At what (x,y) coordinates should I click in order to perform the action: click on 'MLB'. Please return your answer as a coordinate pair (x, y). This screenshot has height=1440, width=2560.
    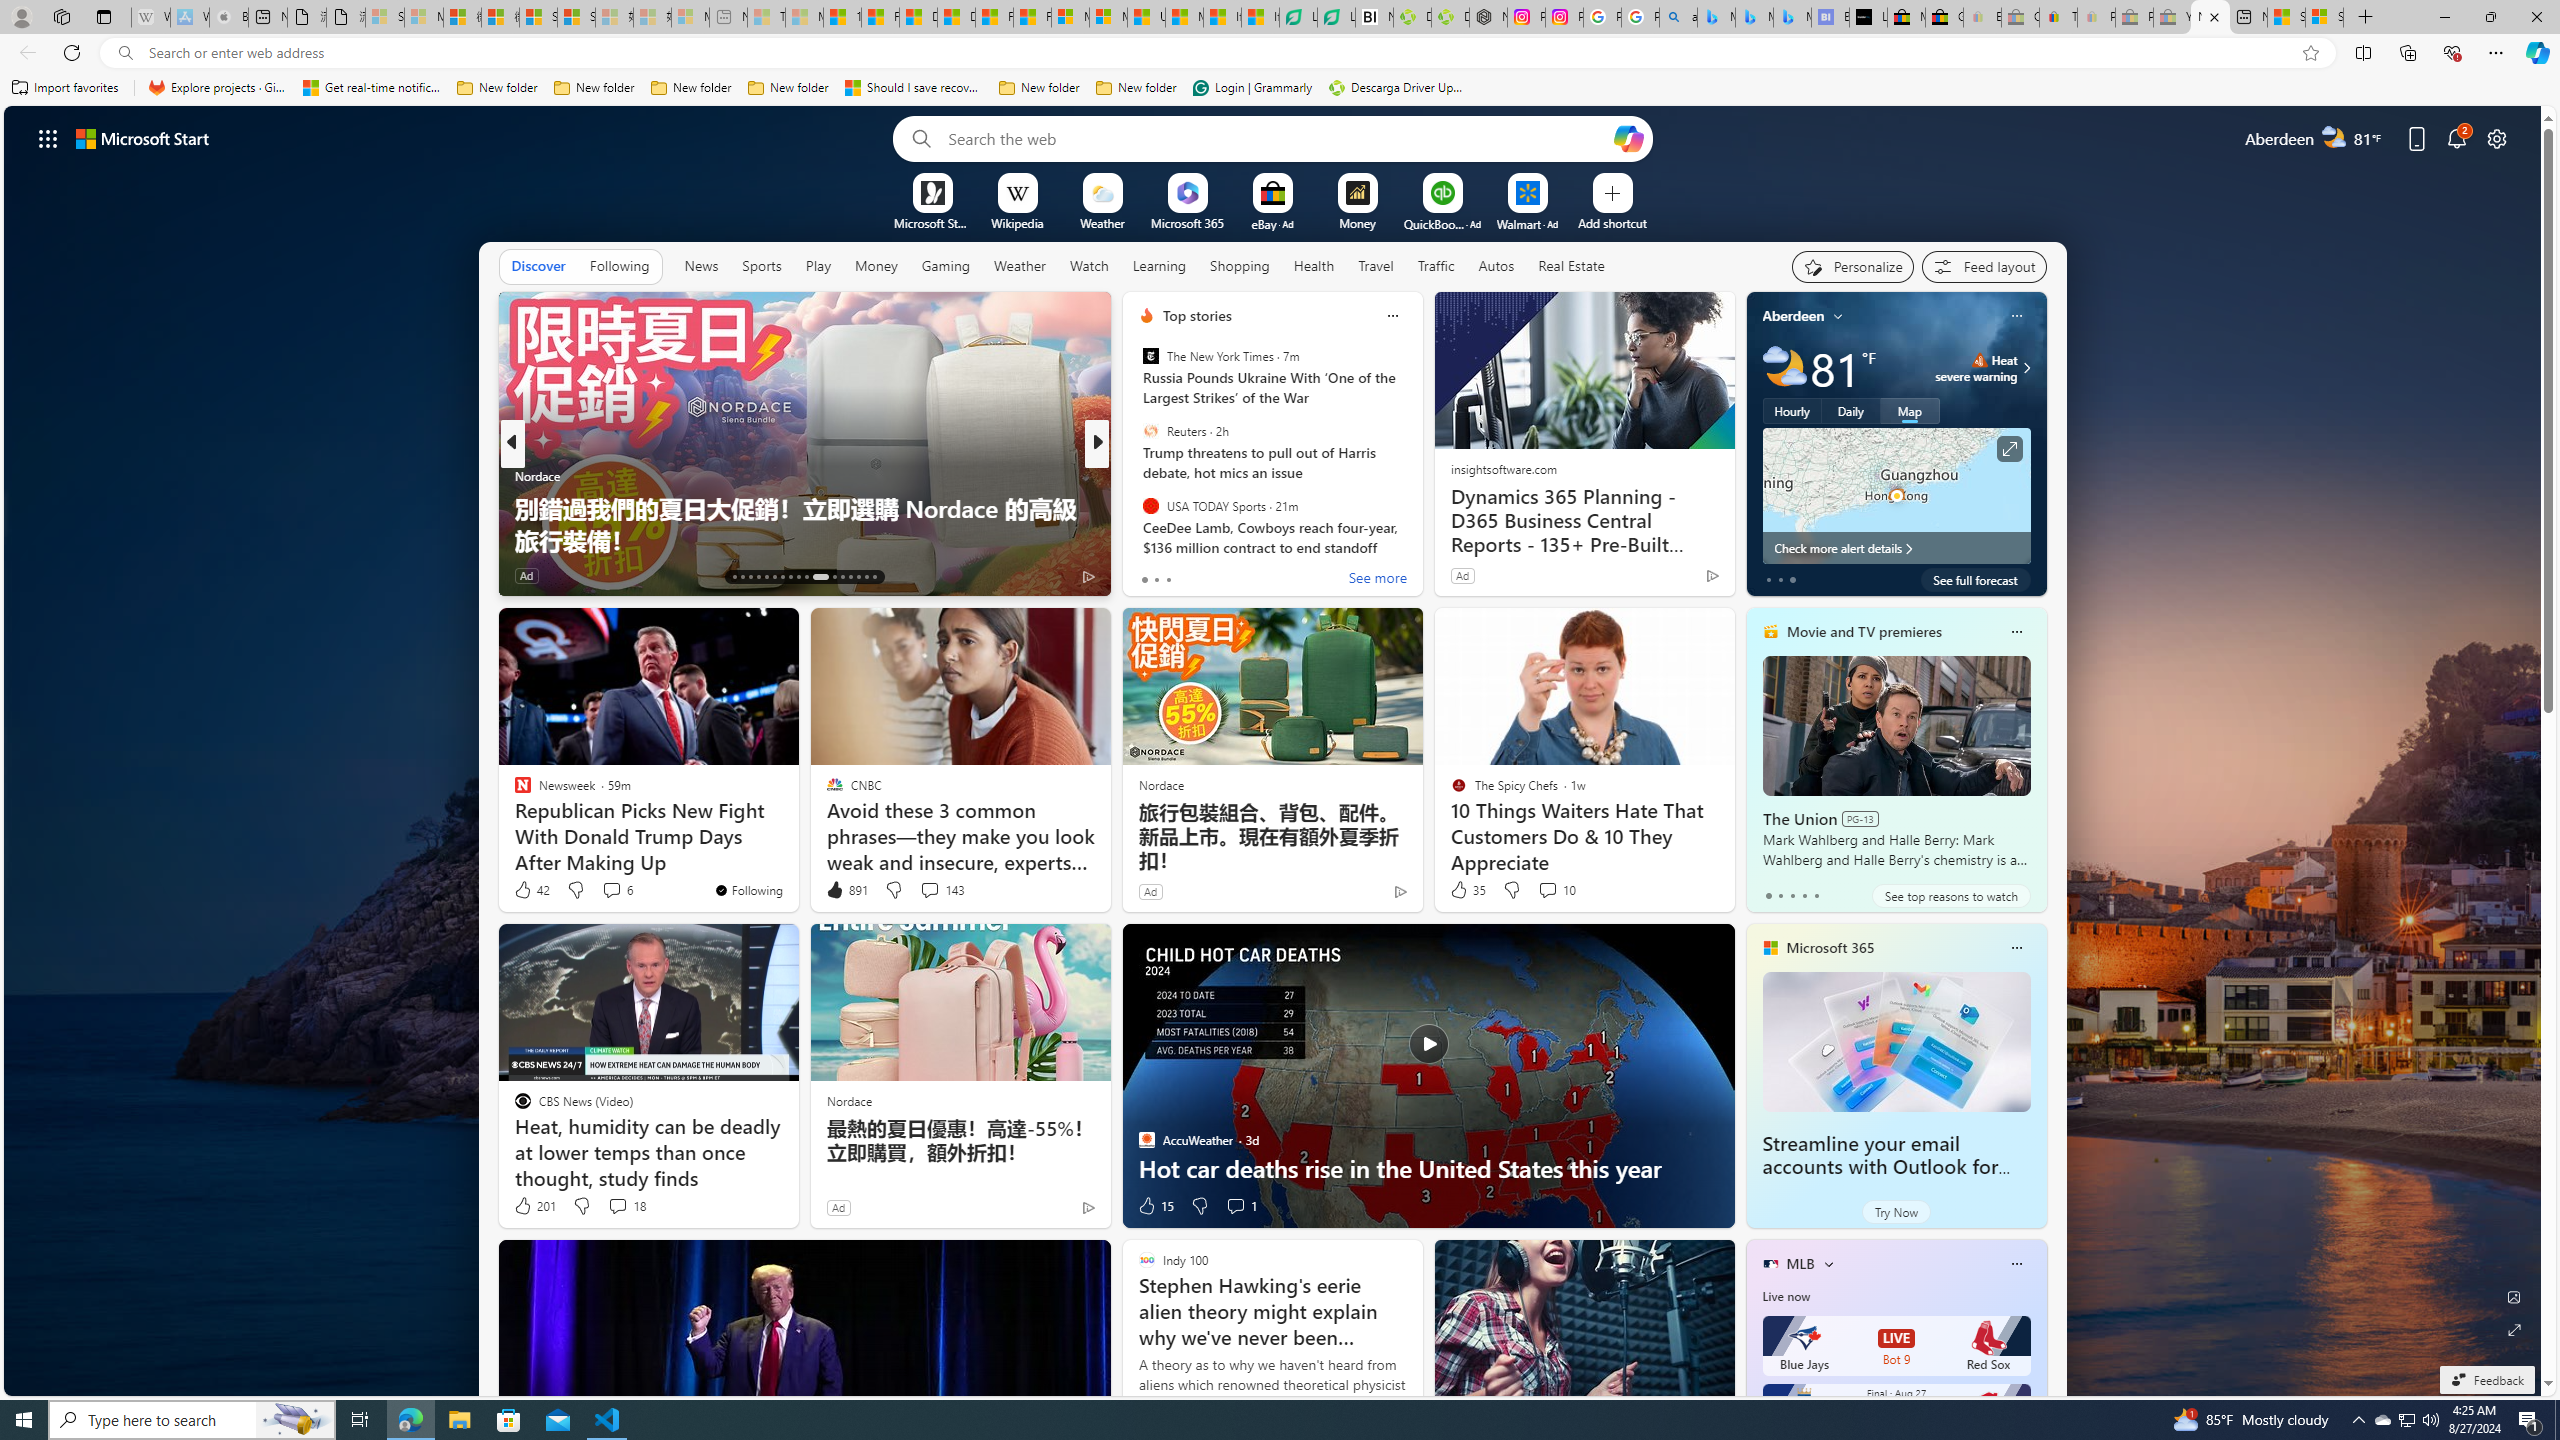
    Looking at the image, I should click on (1799, 1263).